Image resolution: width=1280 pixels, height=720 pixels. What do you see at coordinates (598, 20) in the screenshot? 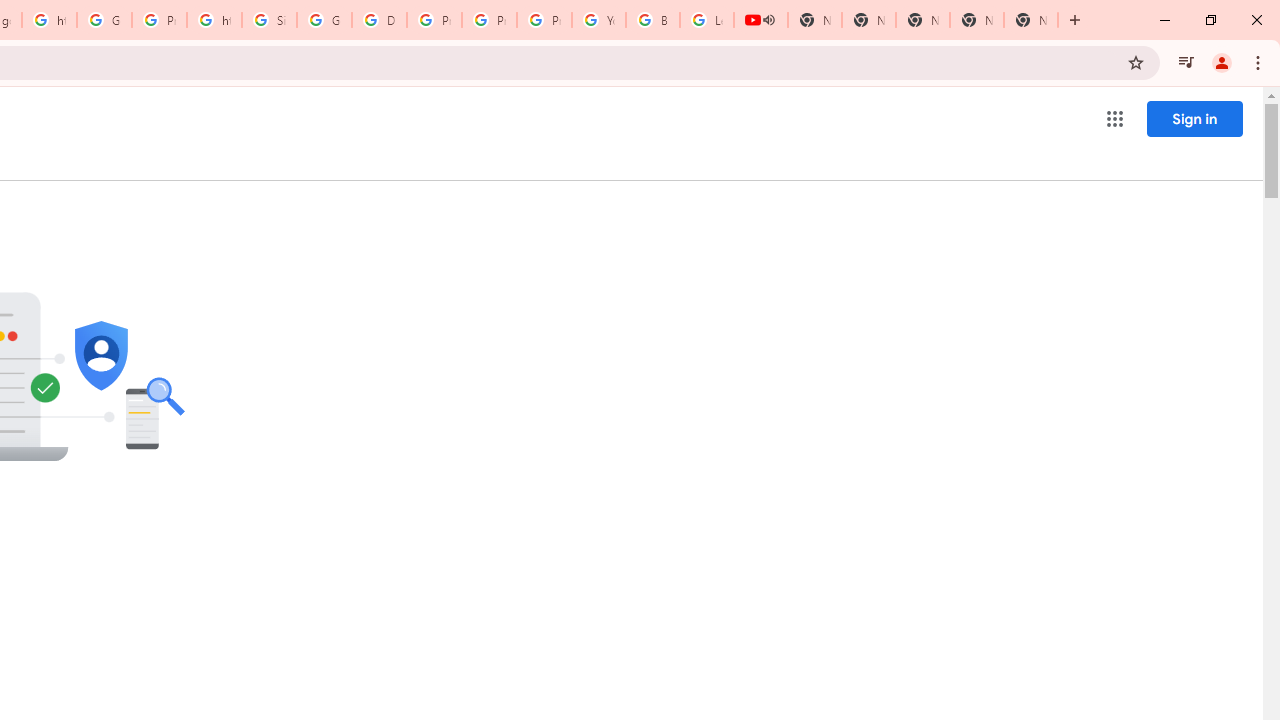
I see `'YouTube'` at bounding box center [598, 20].